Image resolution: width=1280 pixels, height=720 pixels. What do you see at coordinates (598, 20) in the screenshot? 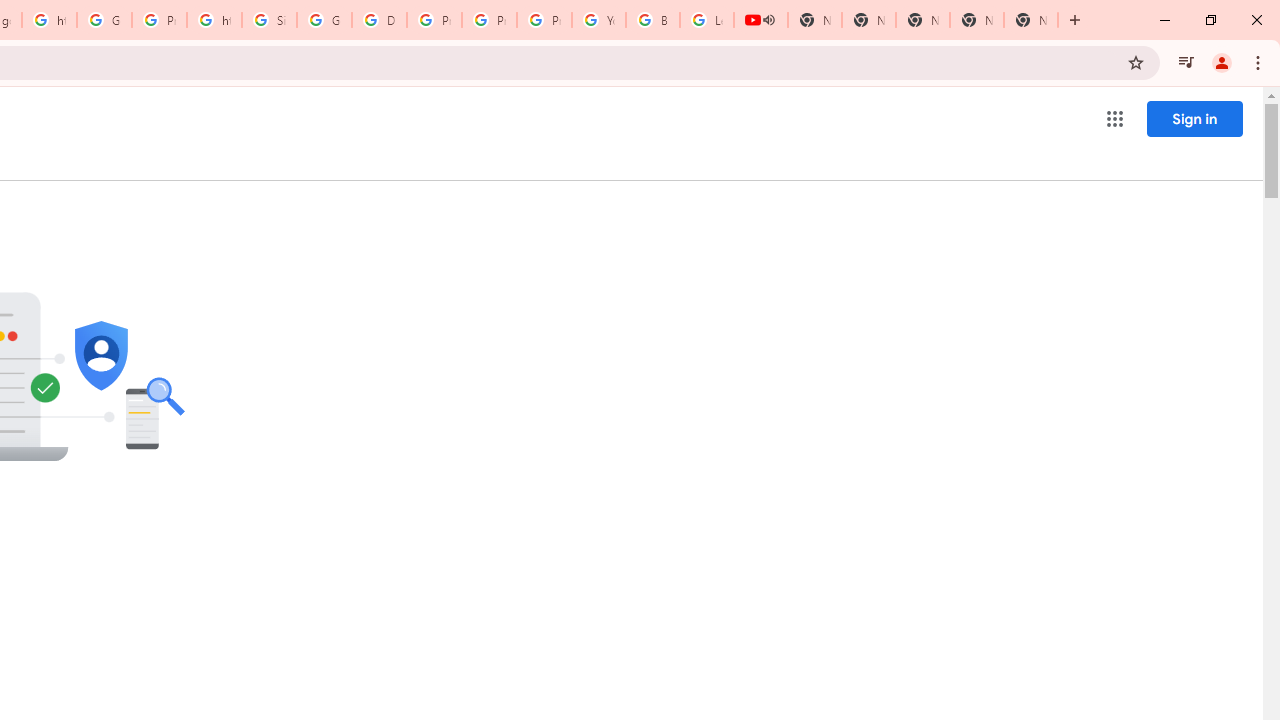
I see `'YouTube'` at bounding box center [598, 20].